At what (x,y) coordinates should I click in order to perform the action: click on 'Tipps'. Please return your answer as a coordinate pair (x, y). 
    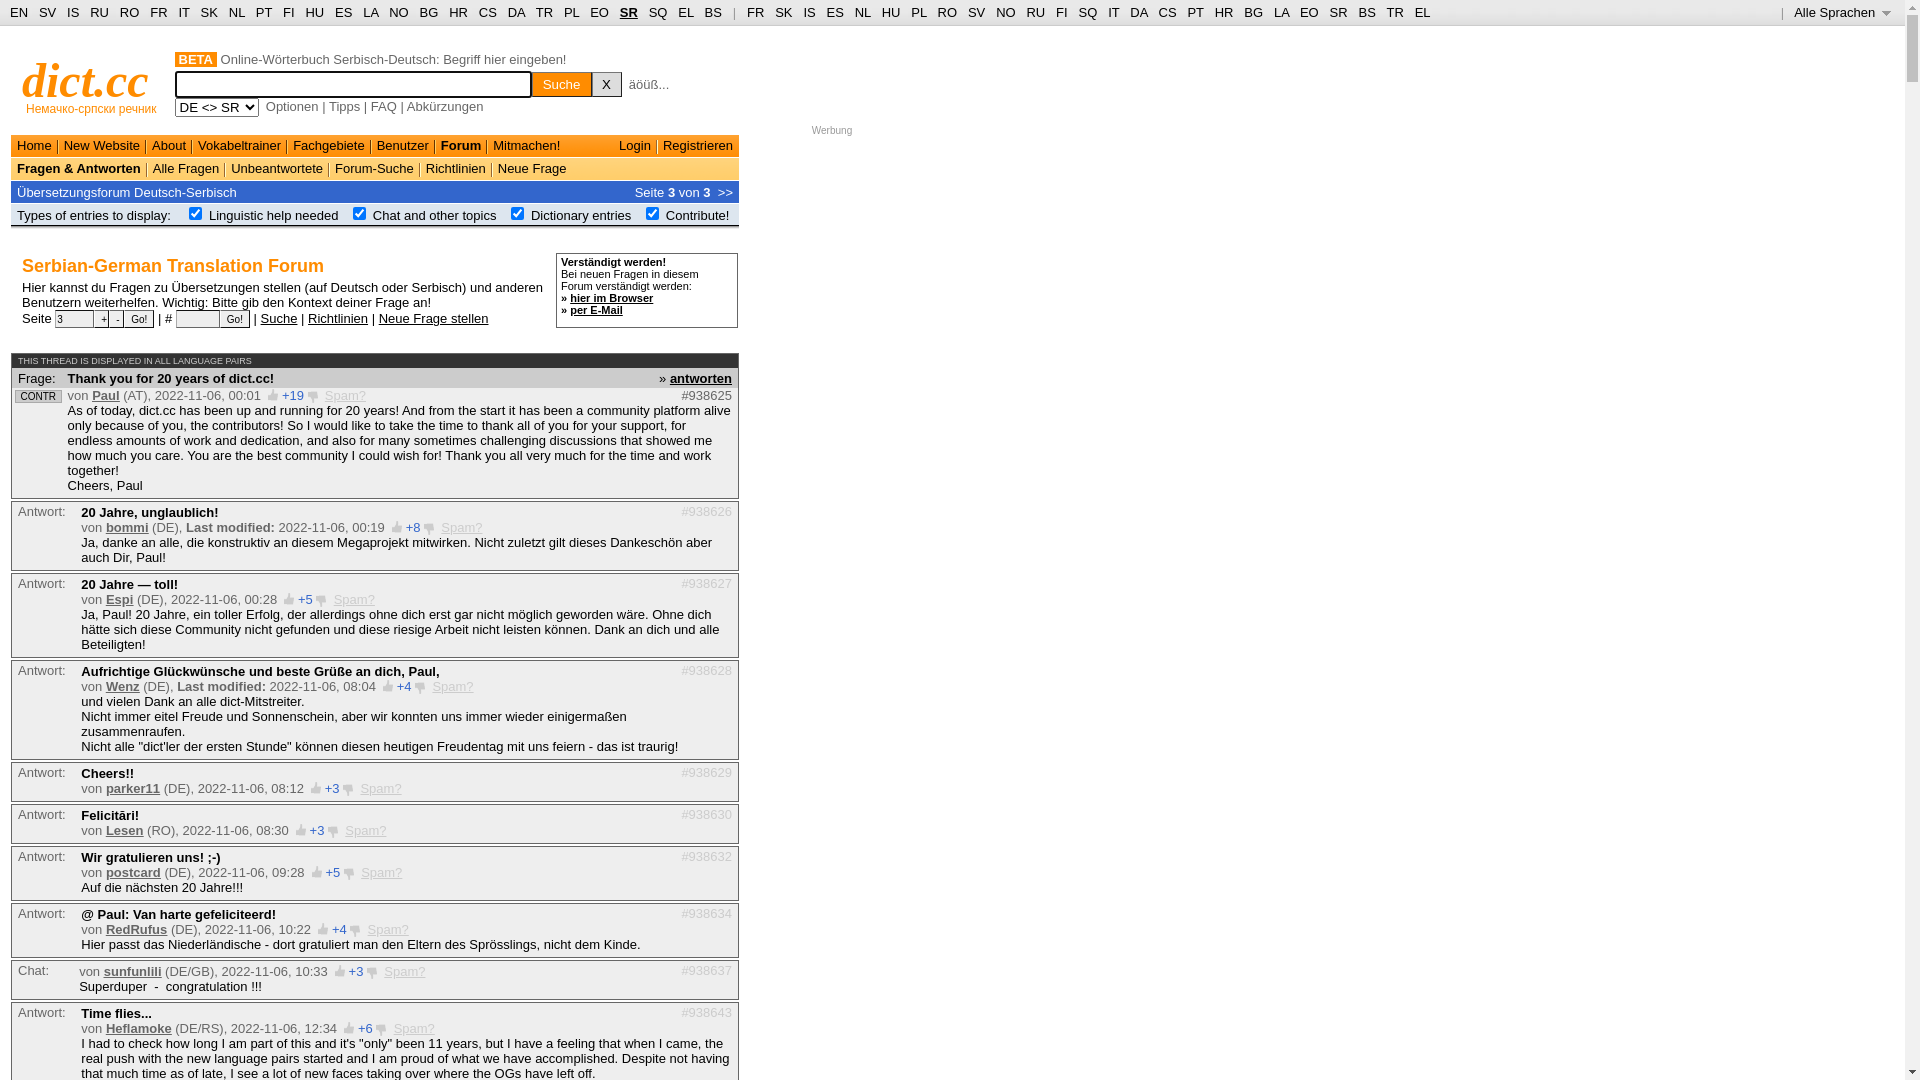
    Looking at the image, I should click on (344, 106).